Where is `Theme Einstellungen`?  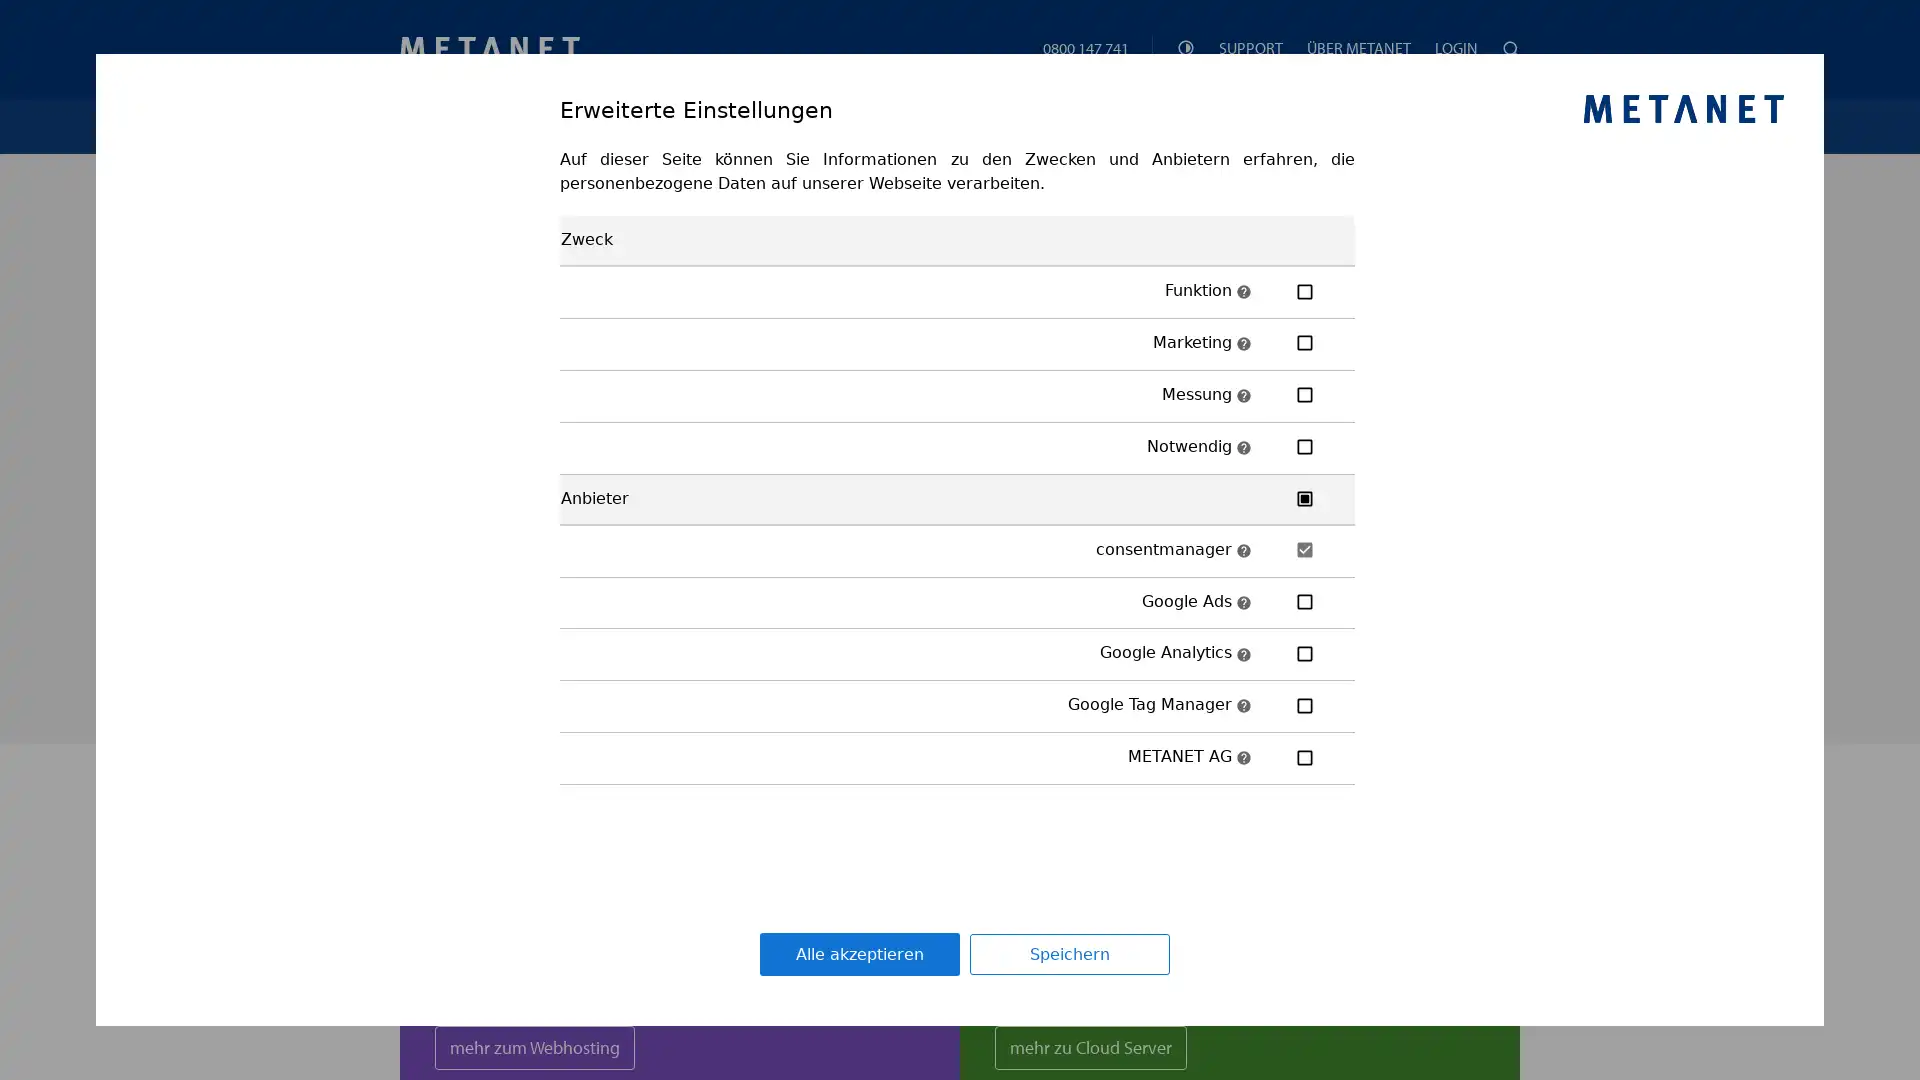
Theme Einstellungen is located at coordinates (1185, 46).